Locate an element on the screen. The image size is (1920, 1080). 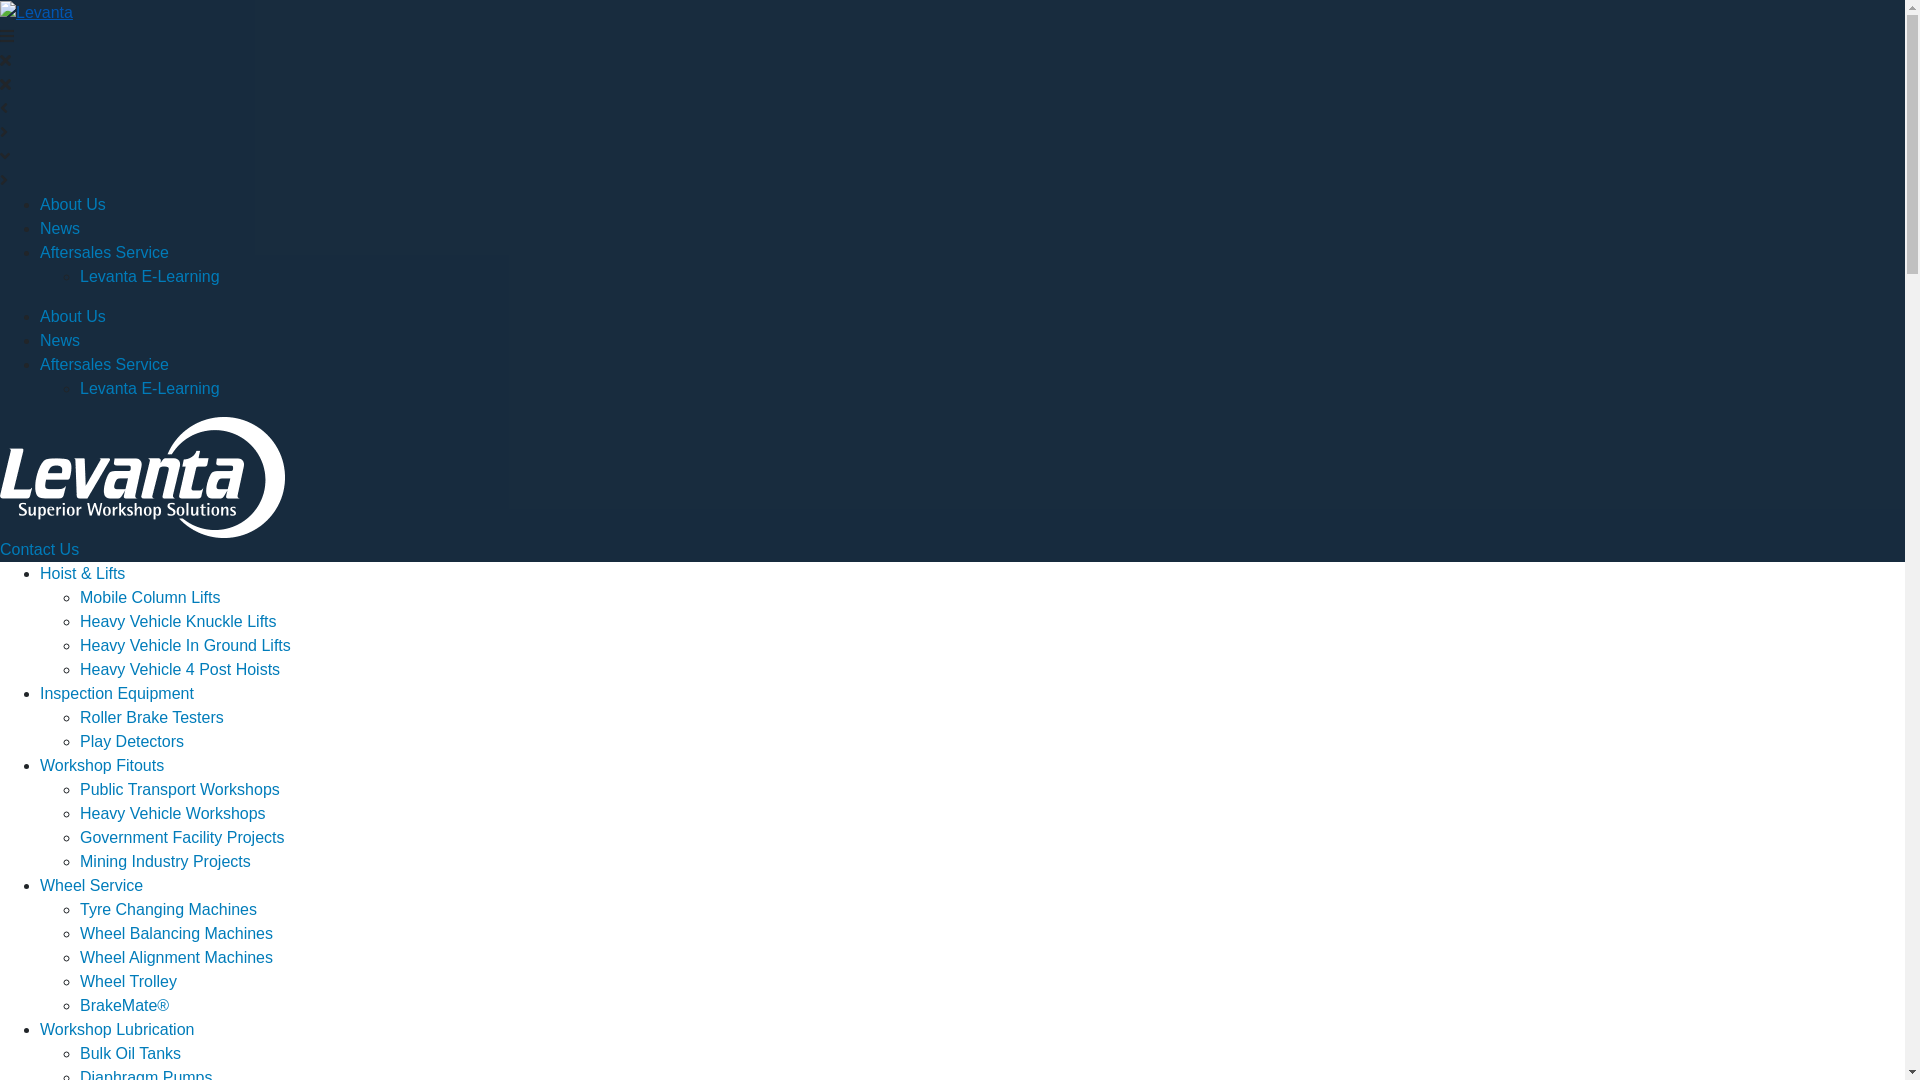
'Inspection Equipment' is located at coordinates (115, 692).